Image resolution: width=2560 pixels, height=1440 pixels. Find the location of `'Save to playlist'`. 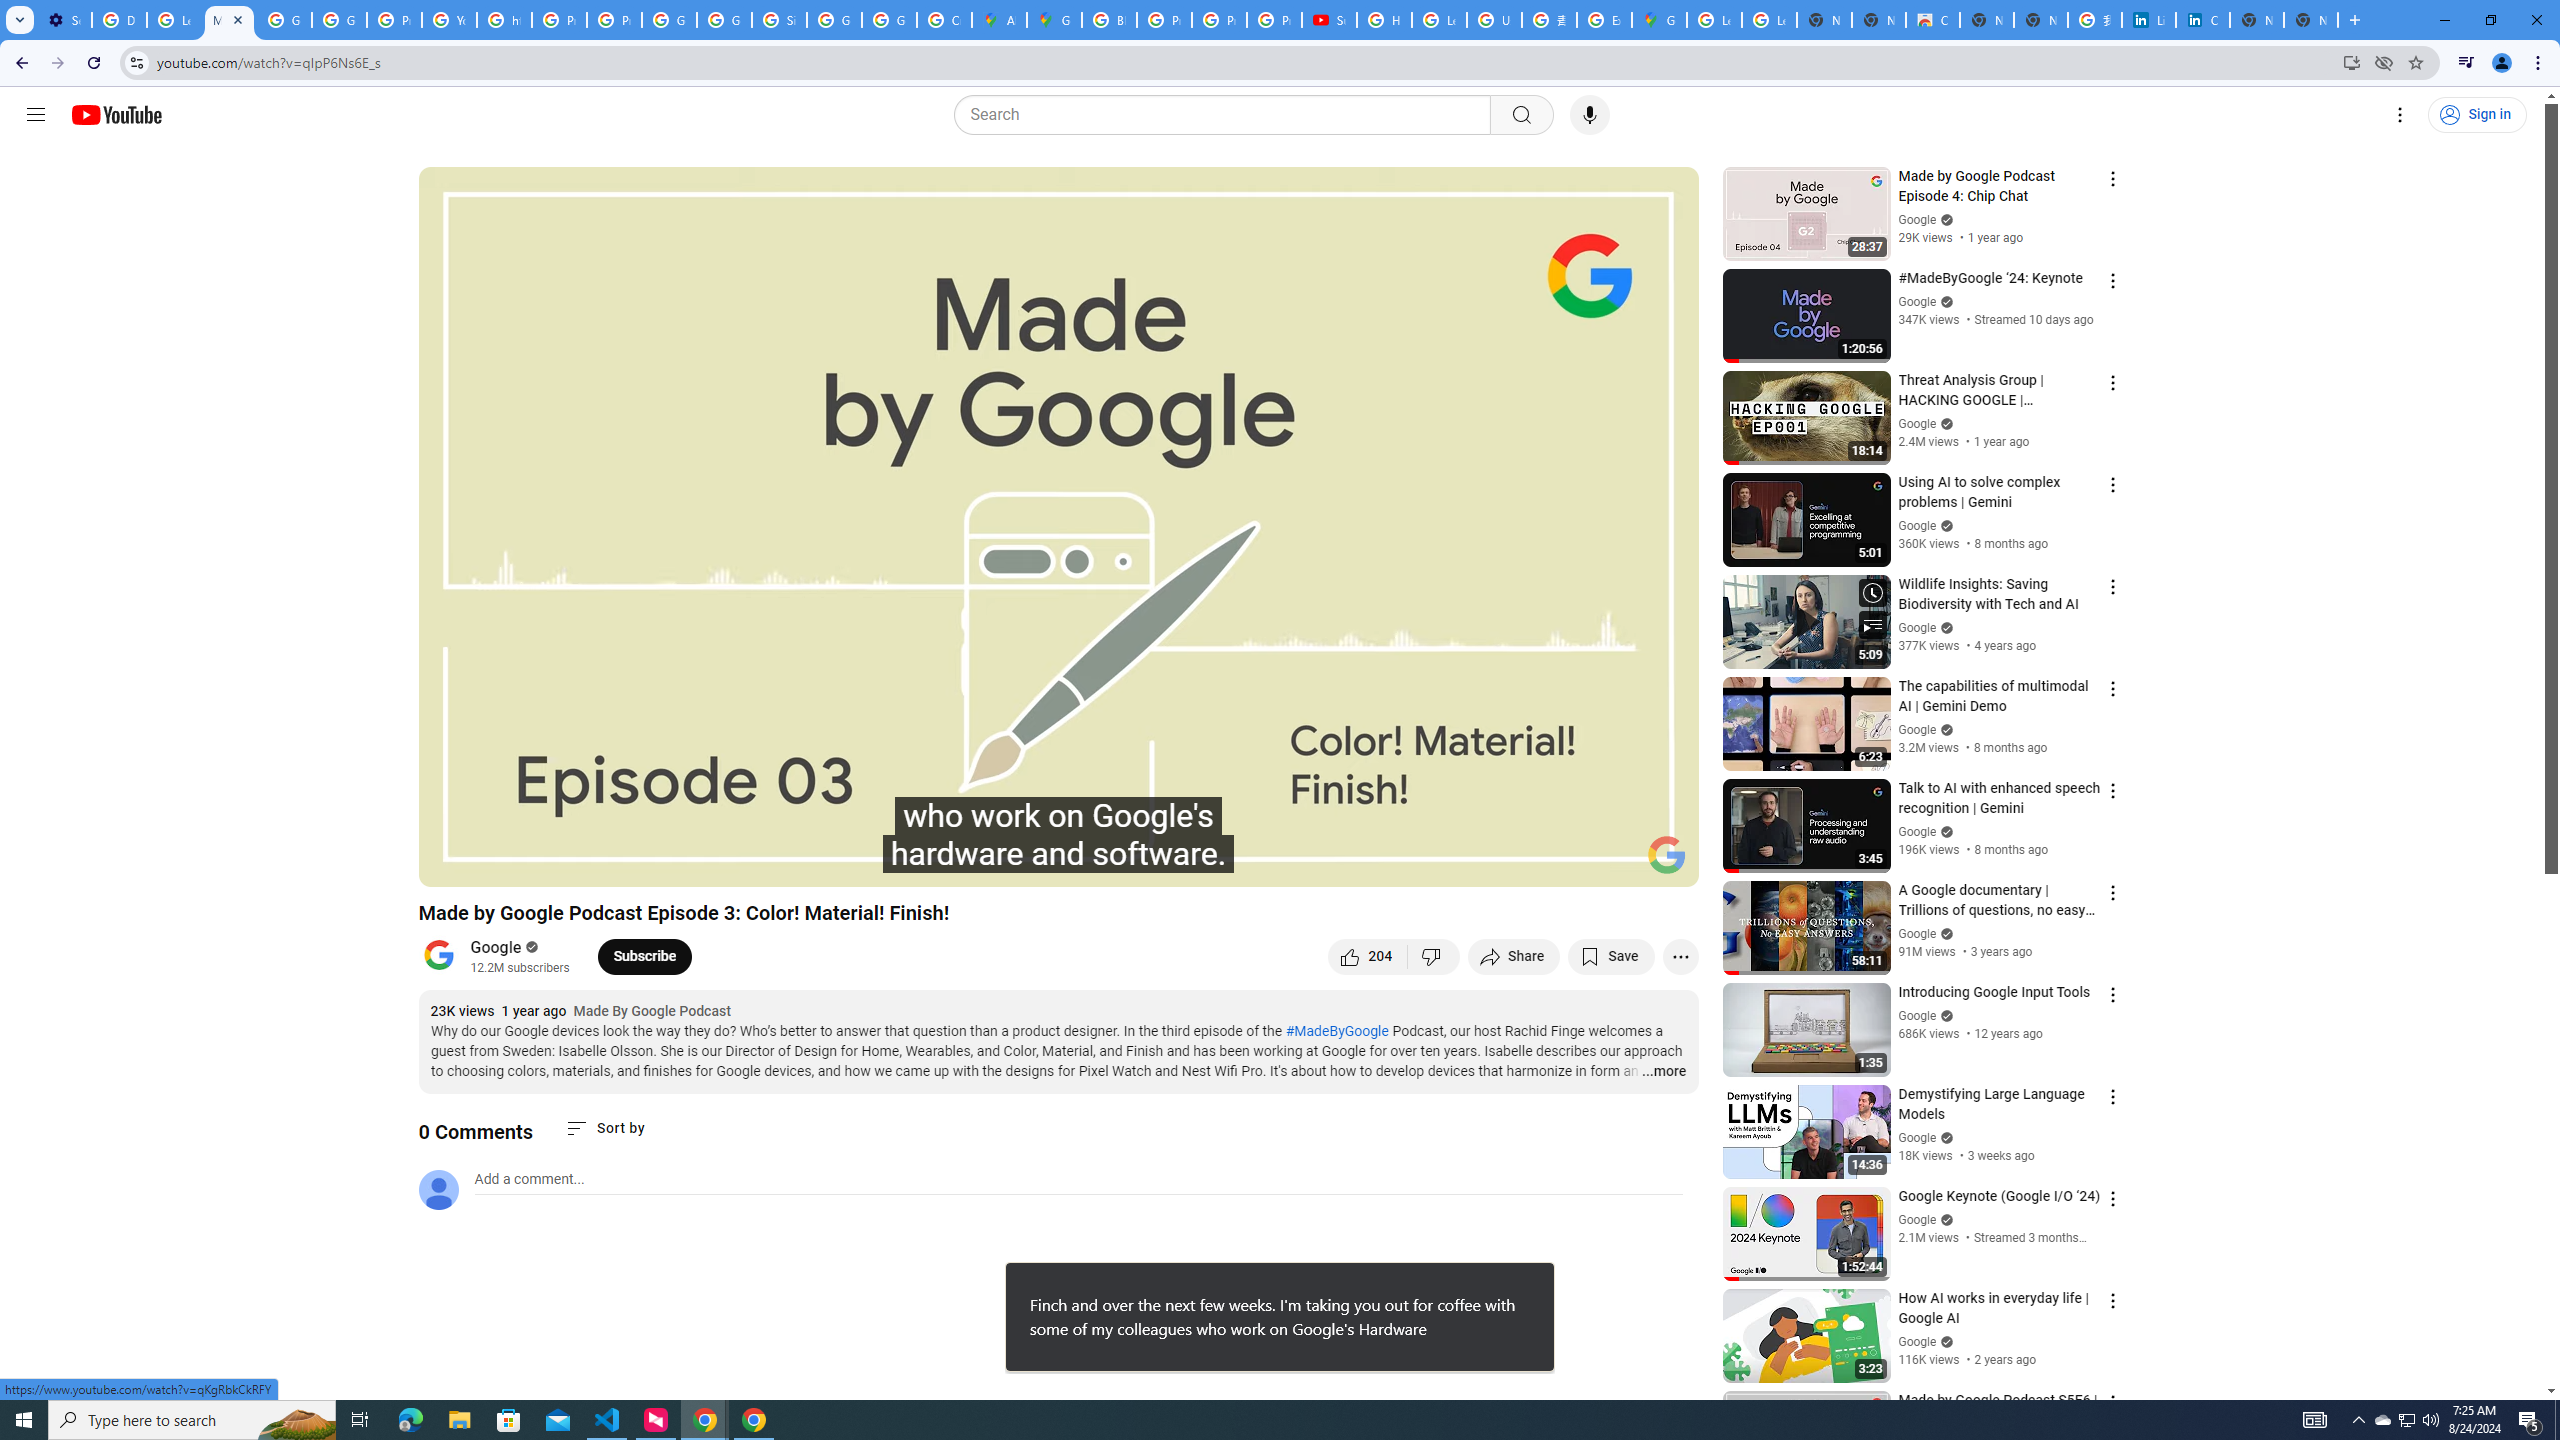

'Save to playlist' is located at coordinates (1610, 955).